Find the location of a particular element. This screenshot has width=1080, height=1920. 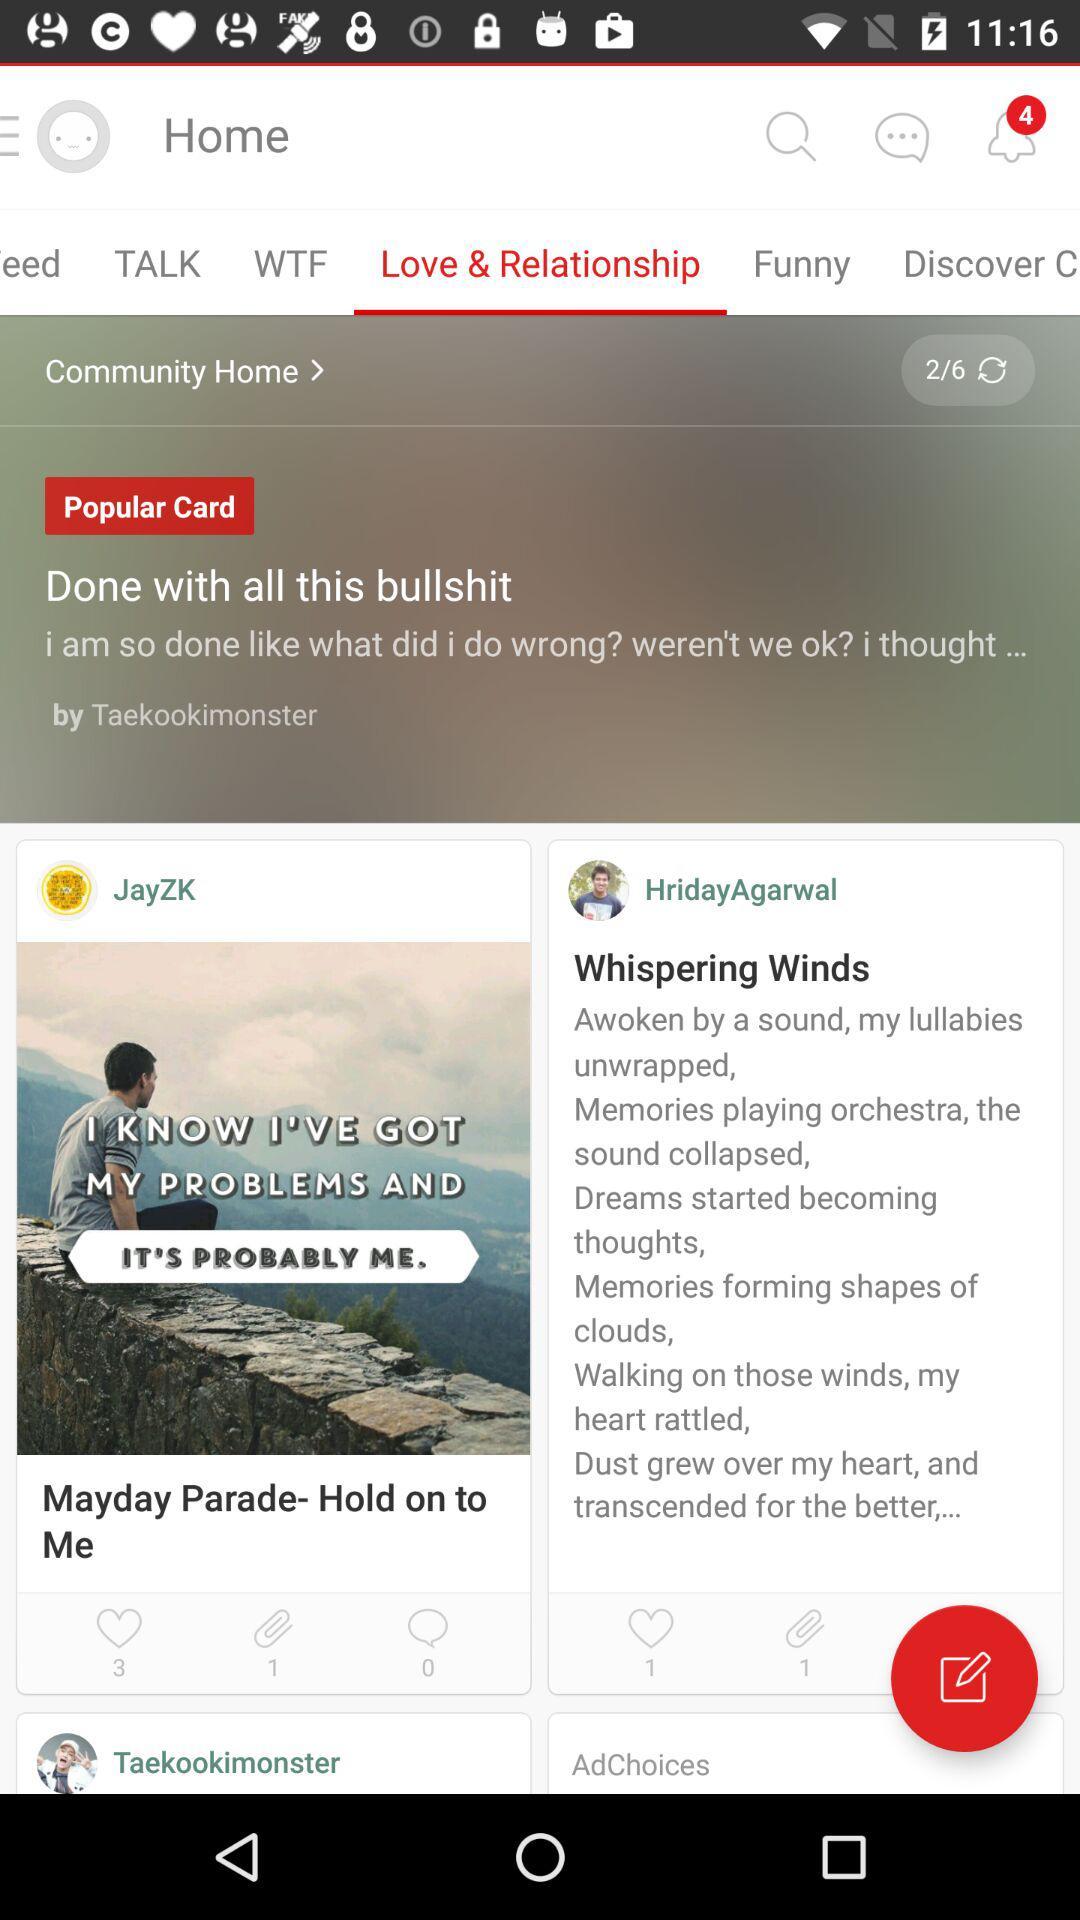

the edit icon is located at coordinates (963, 1678).